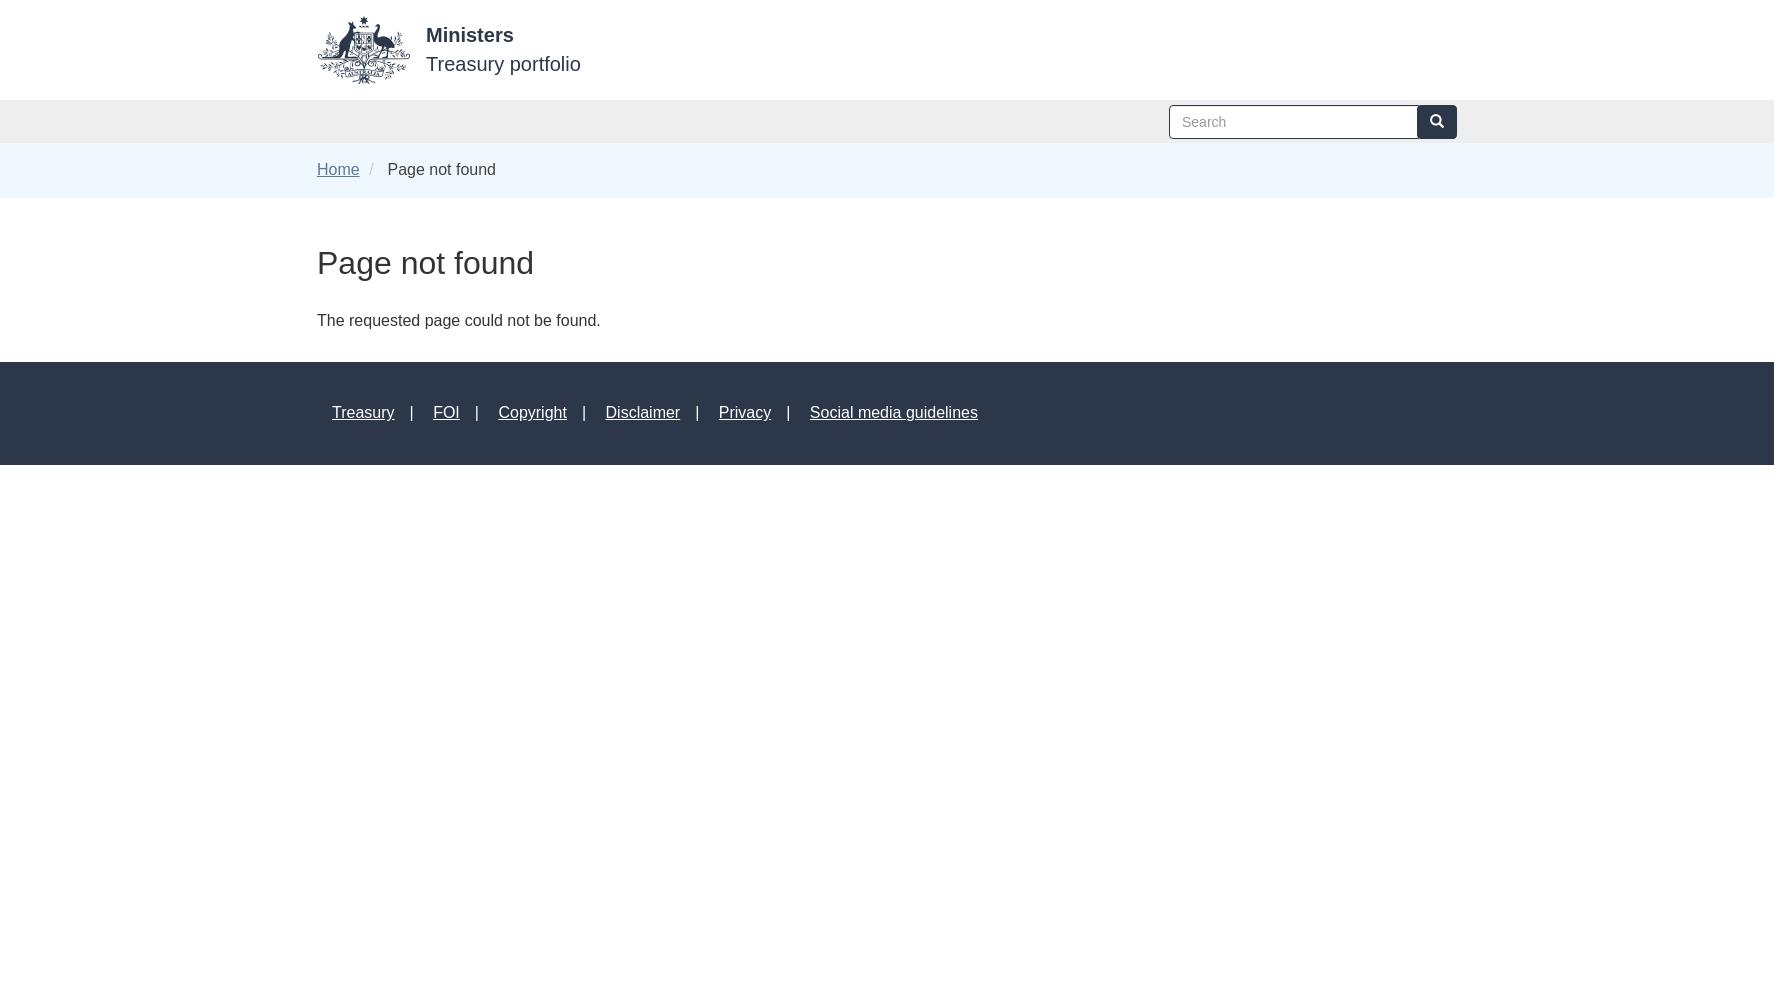  What do you see at coordinates (497, 412) in the screenshot?
I see `'Copyright'` at bounding box center [497, 412].